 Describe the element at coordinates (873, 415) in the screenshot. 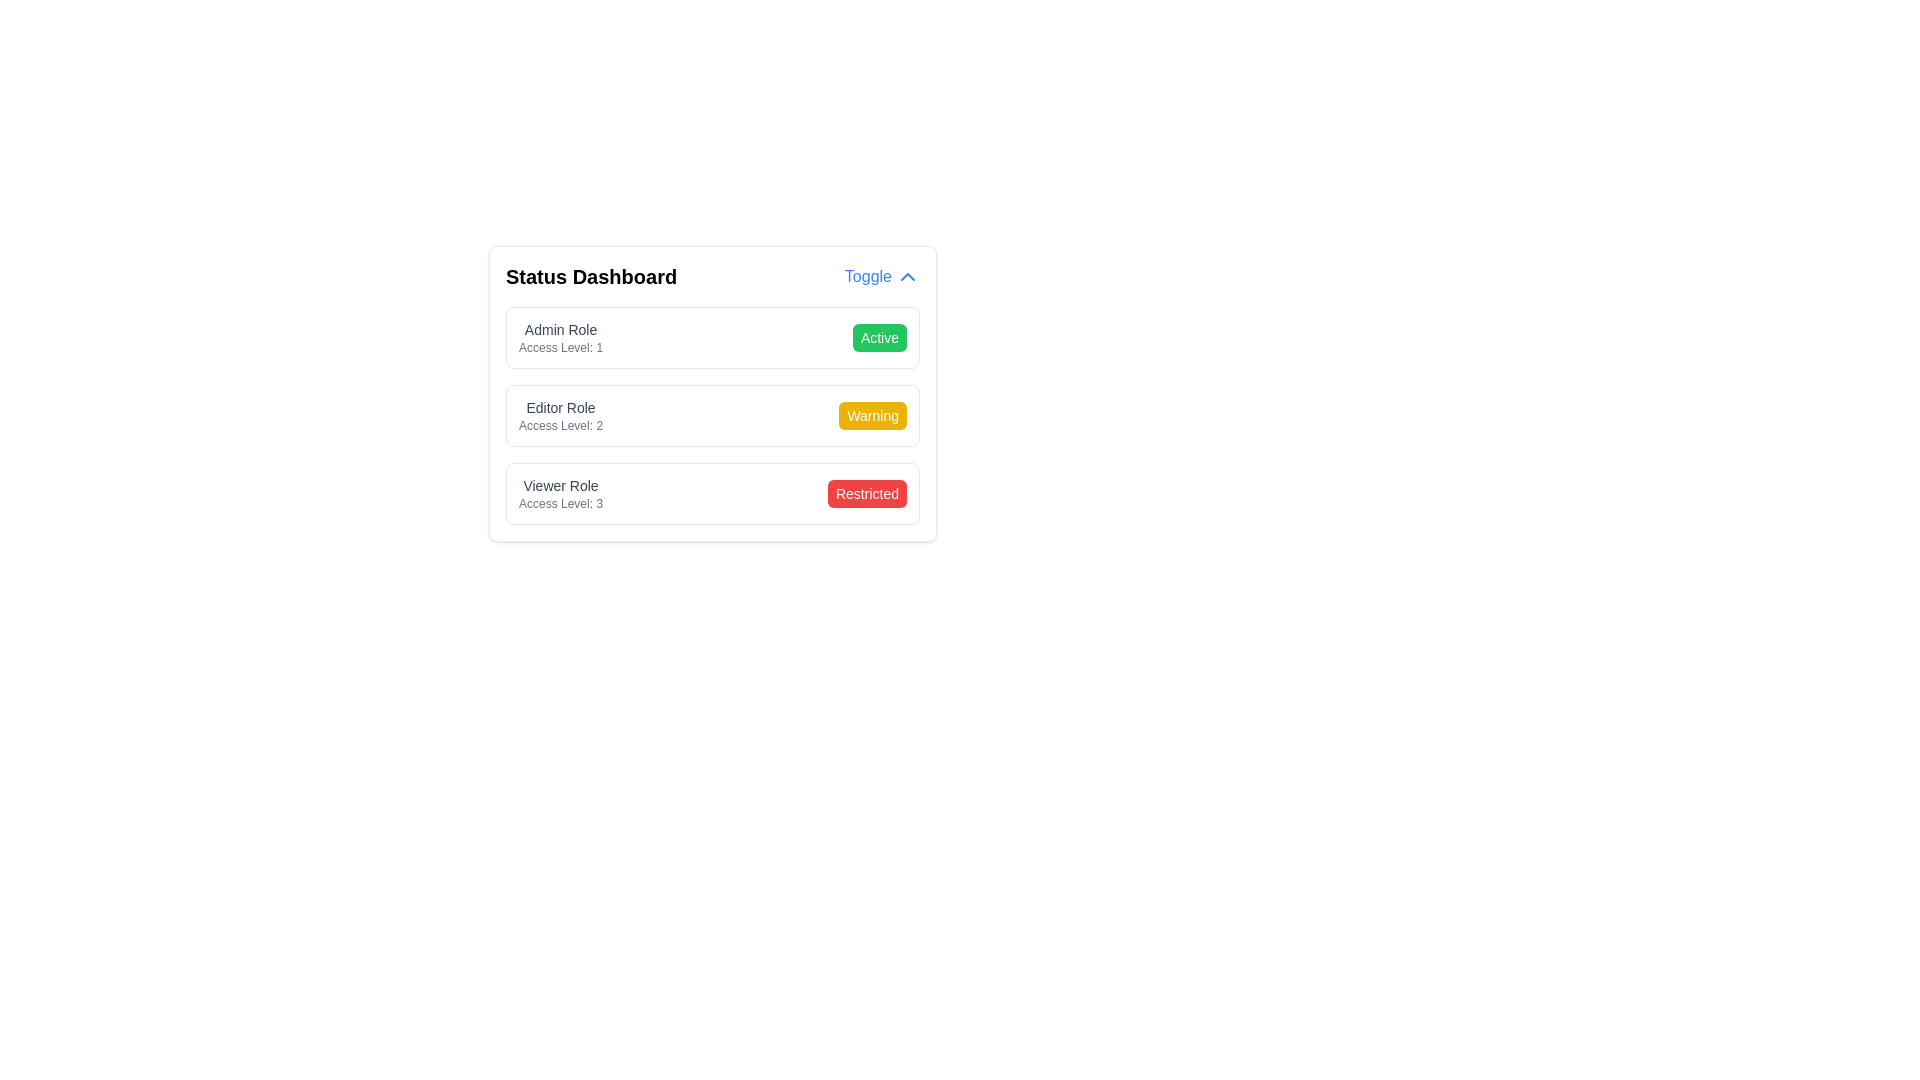

I see `the content of the warning label that alerts the user about the warning status associated with the 'Editor Role' in the 'Status Dashboard' interface, located to the right of the 'Editor Role' text` at that location.